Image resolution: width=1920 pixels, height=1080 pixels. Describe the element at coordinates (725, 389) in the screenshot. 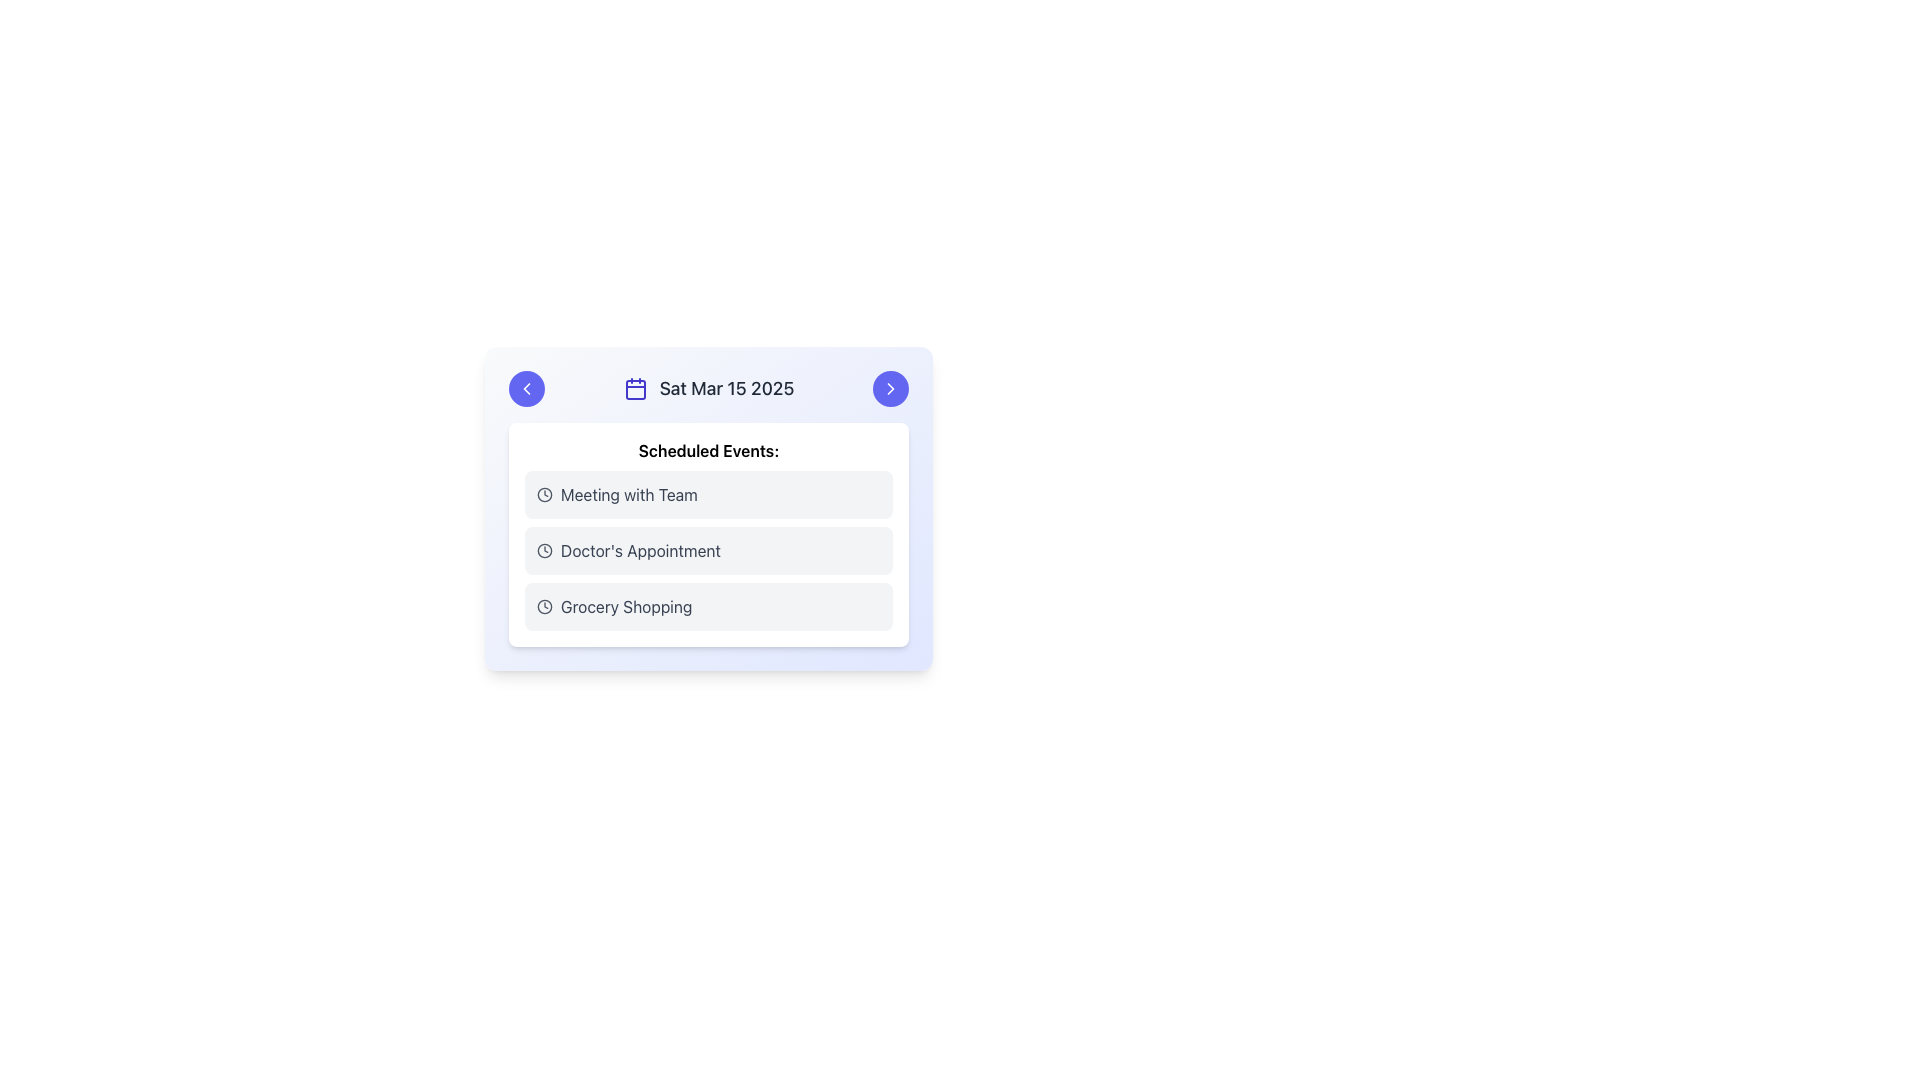

I see `the text label displaying the date 'Sat Mar 15 2025', which is positioned to the right of a calendar icon within a card layout` at that location.